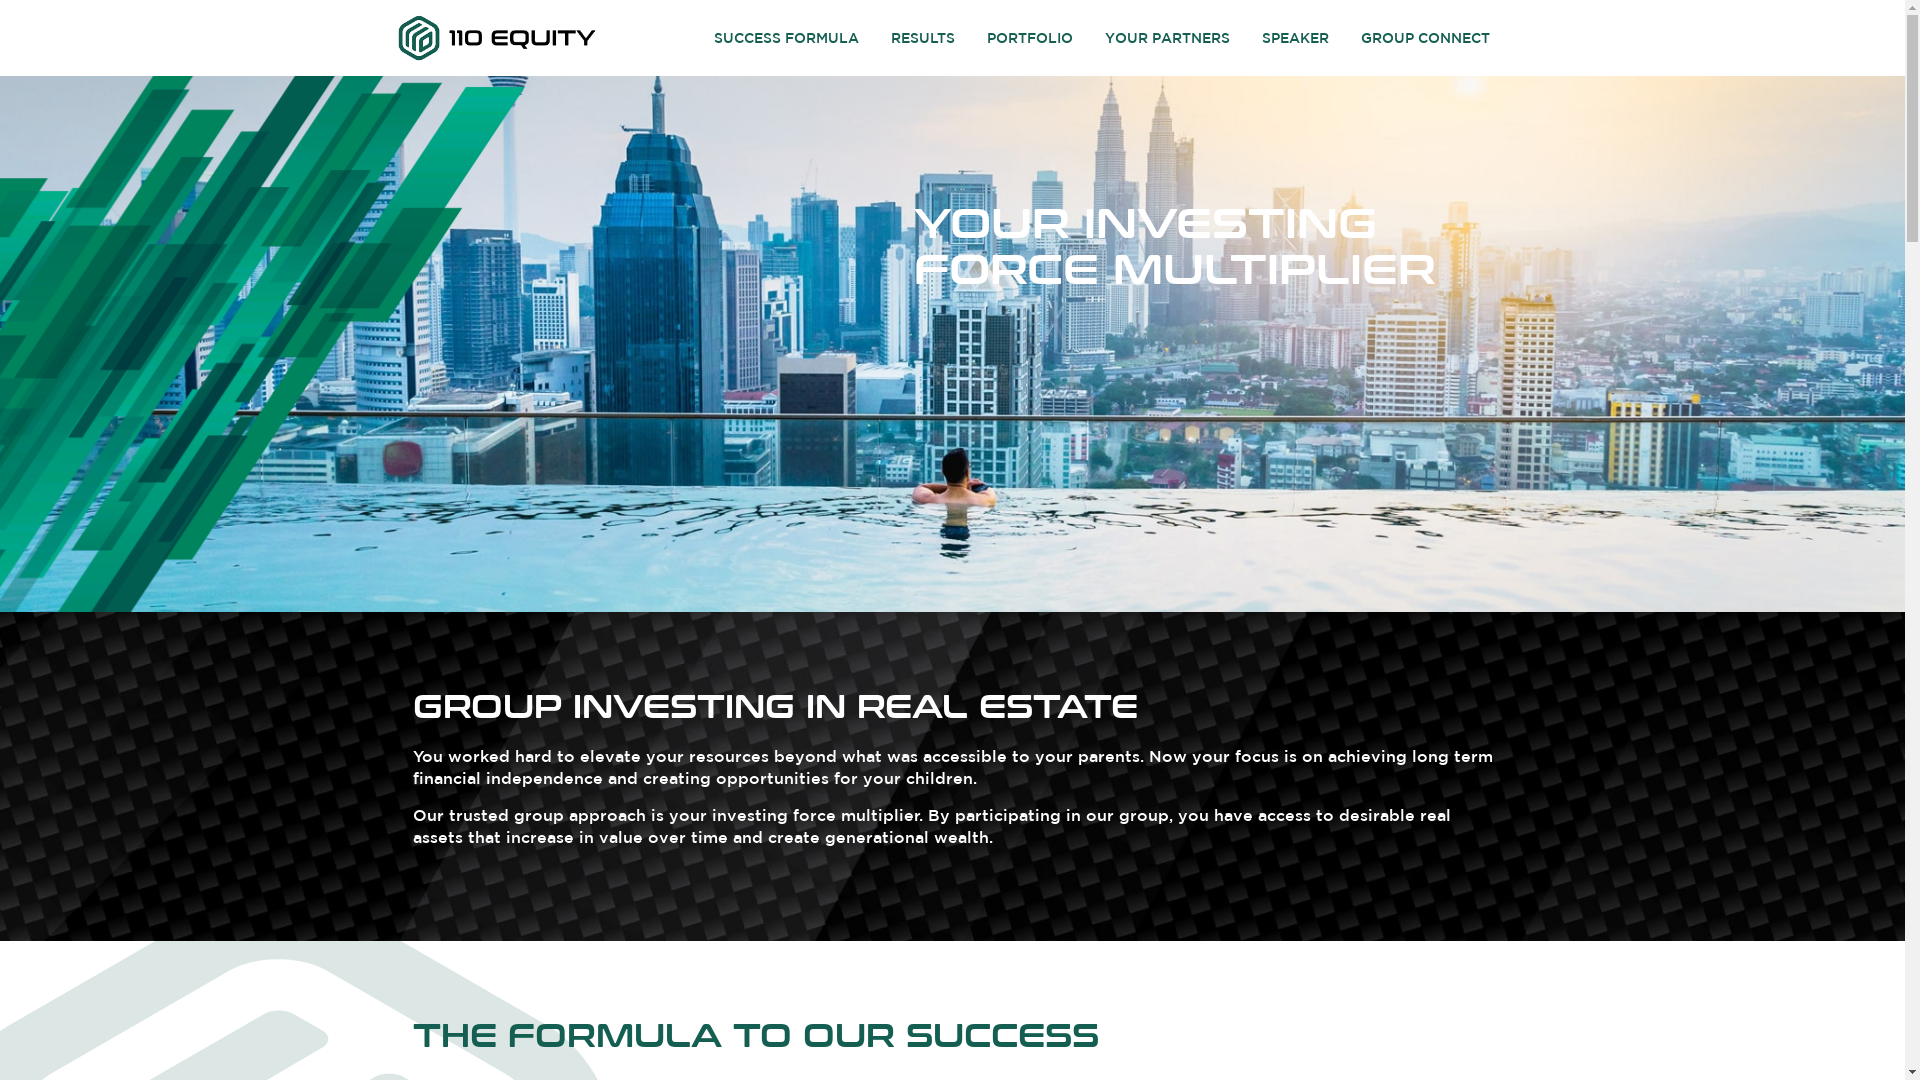 The width and height of the screenshot is (1920, 1080). I want to click on 'PORTFOLIO', so click(973, 38).